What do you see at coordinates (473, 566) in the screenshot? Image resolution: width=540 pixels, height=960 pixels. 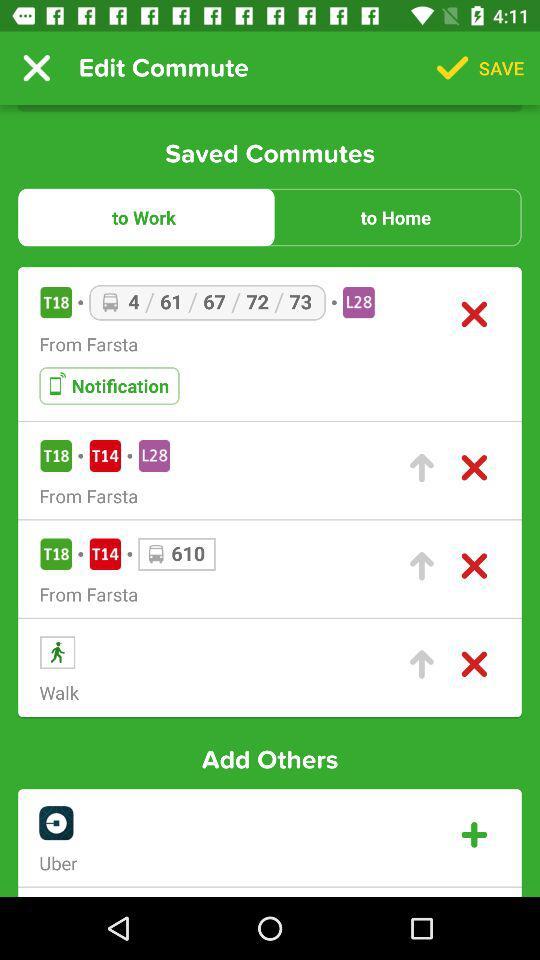 I see `delete unwanted routes` at bounding box center [473, 566].